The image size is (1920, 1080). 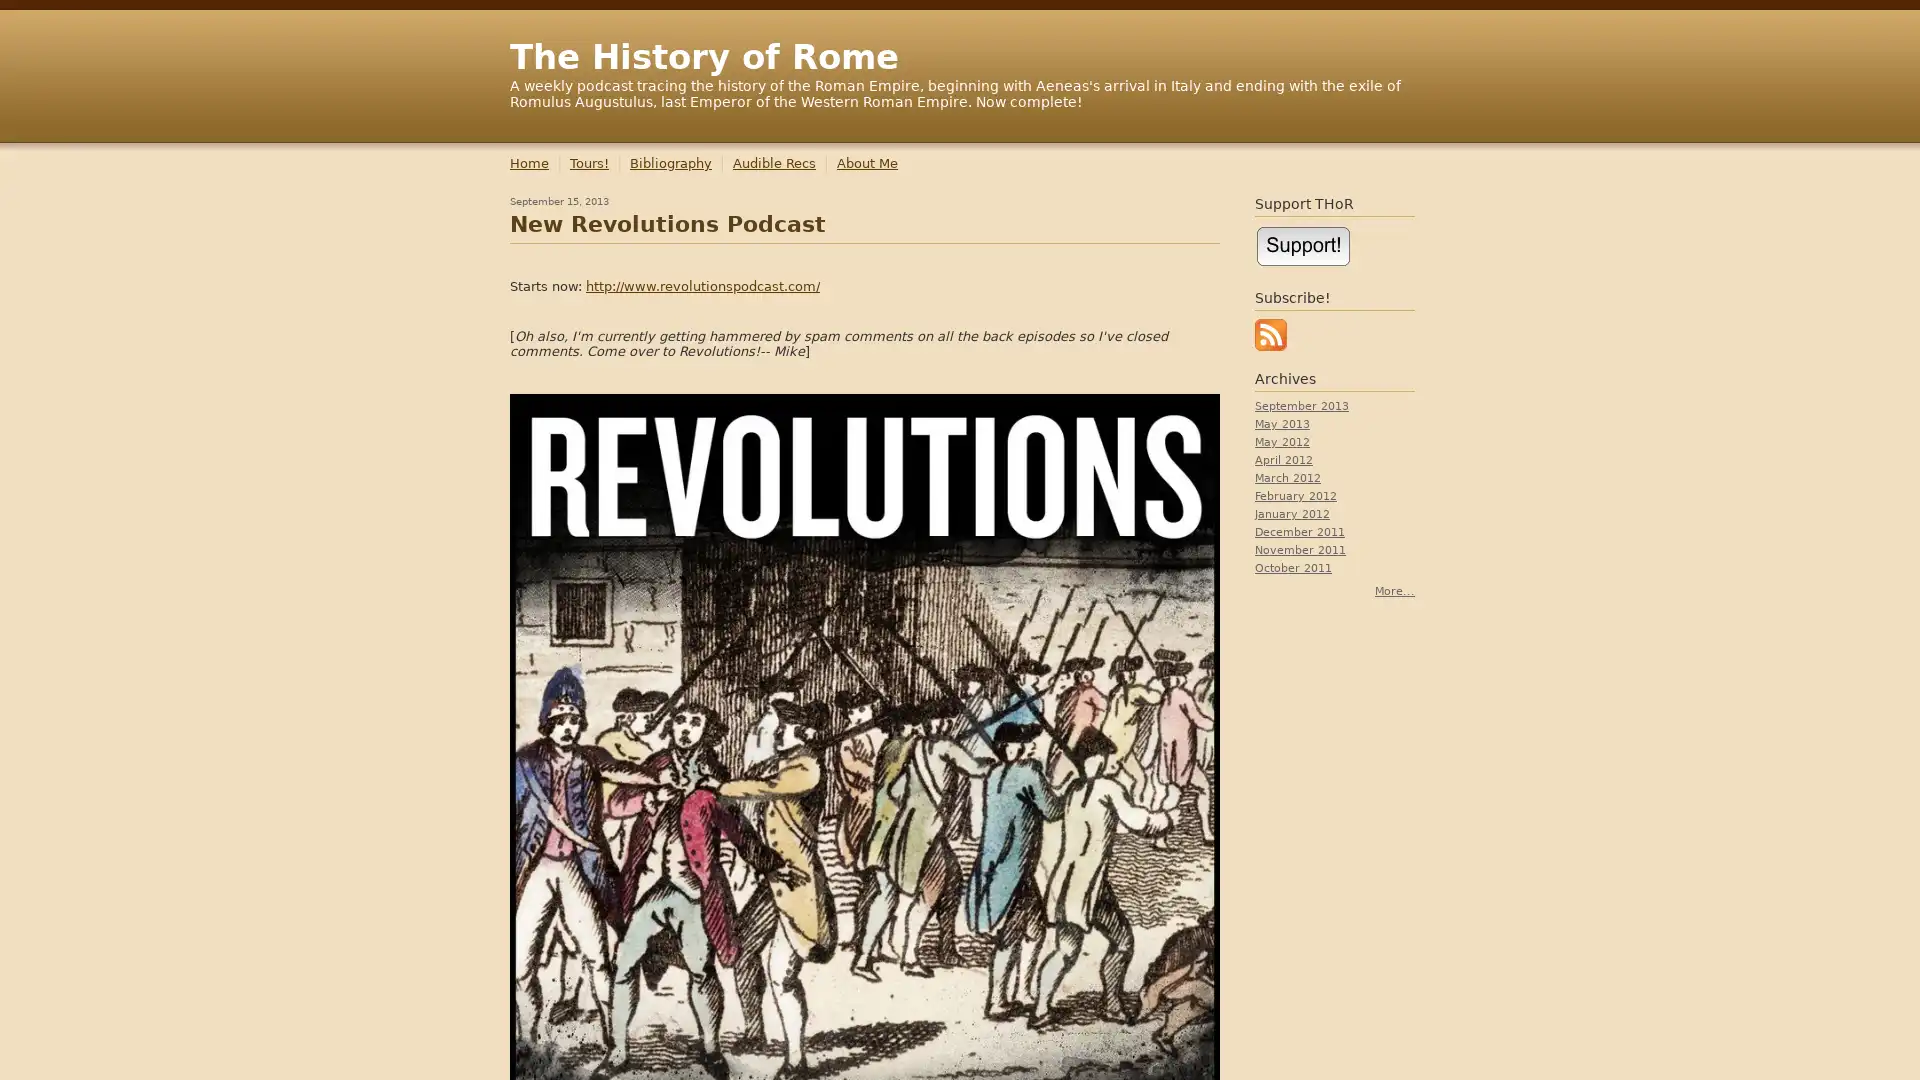 I want to click on PayPal - The safer, easier way to pay online!, so click(x=1303, y=244).